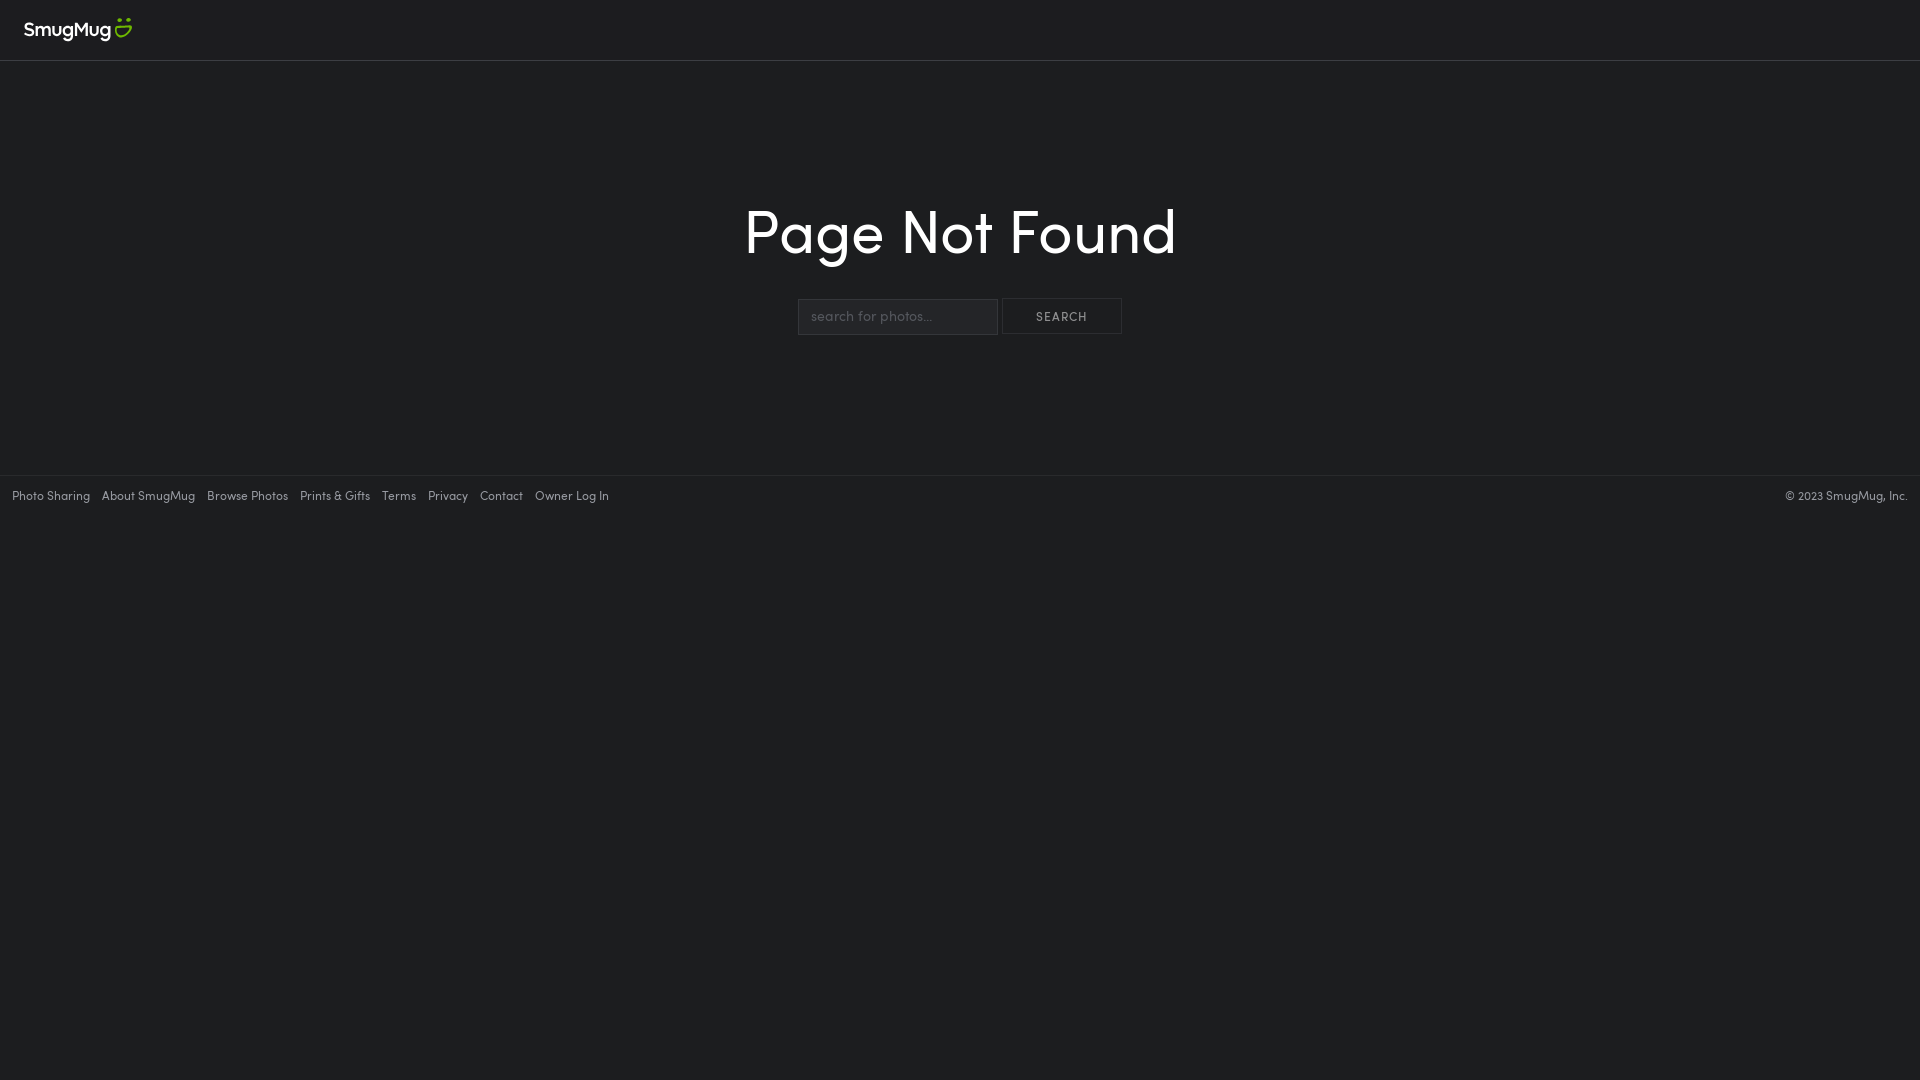  I want to click on 'SEARCH', so click(1060, 315).